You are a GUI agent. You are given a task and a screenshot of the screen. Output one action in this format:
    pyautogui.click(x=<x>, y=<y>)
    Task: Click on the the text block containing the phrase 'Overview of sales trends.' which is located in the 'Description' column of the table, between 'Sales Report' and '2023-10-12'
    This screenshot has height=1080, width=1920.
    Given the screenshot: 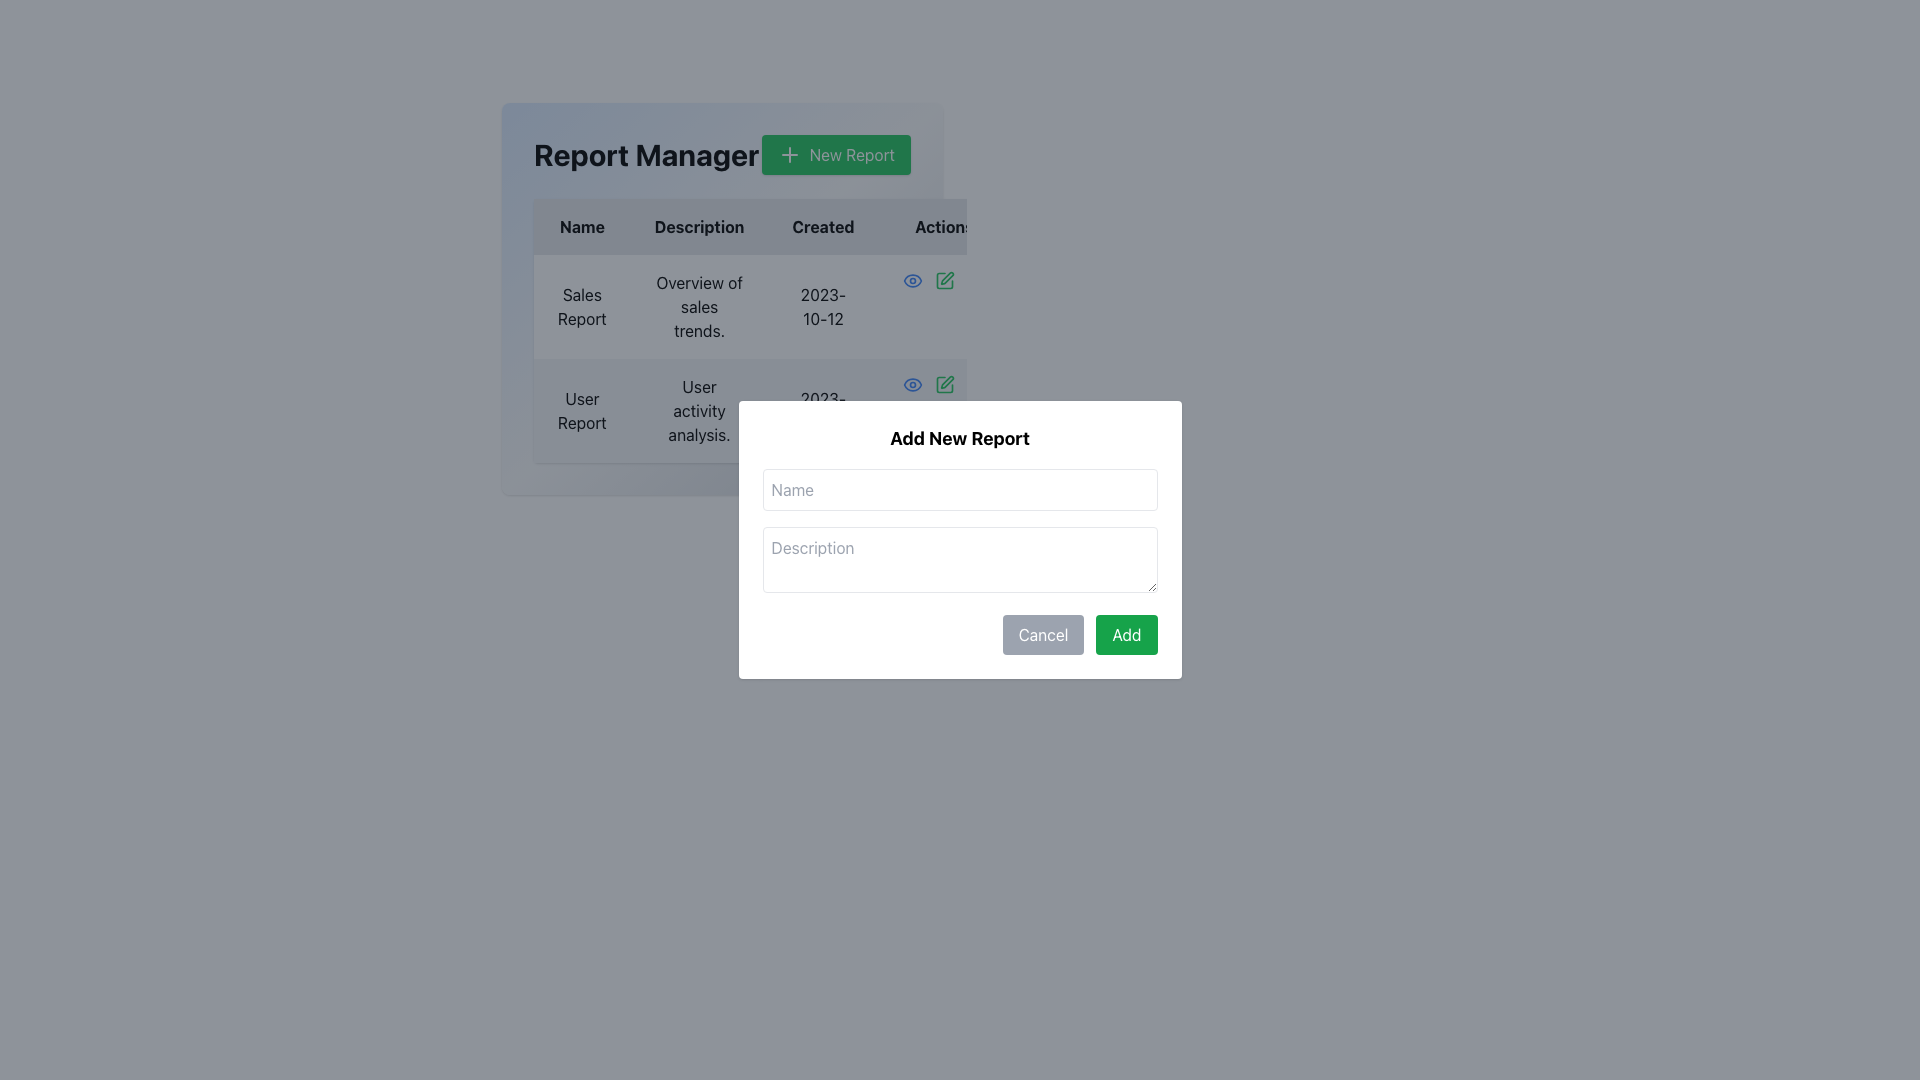 What is the action you would take?
    pyautogui.click(x=699, y=307)
    